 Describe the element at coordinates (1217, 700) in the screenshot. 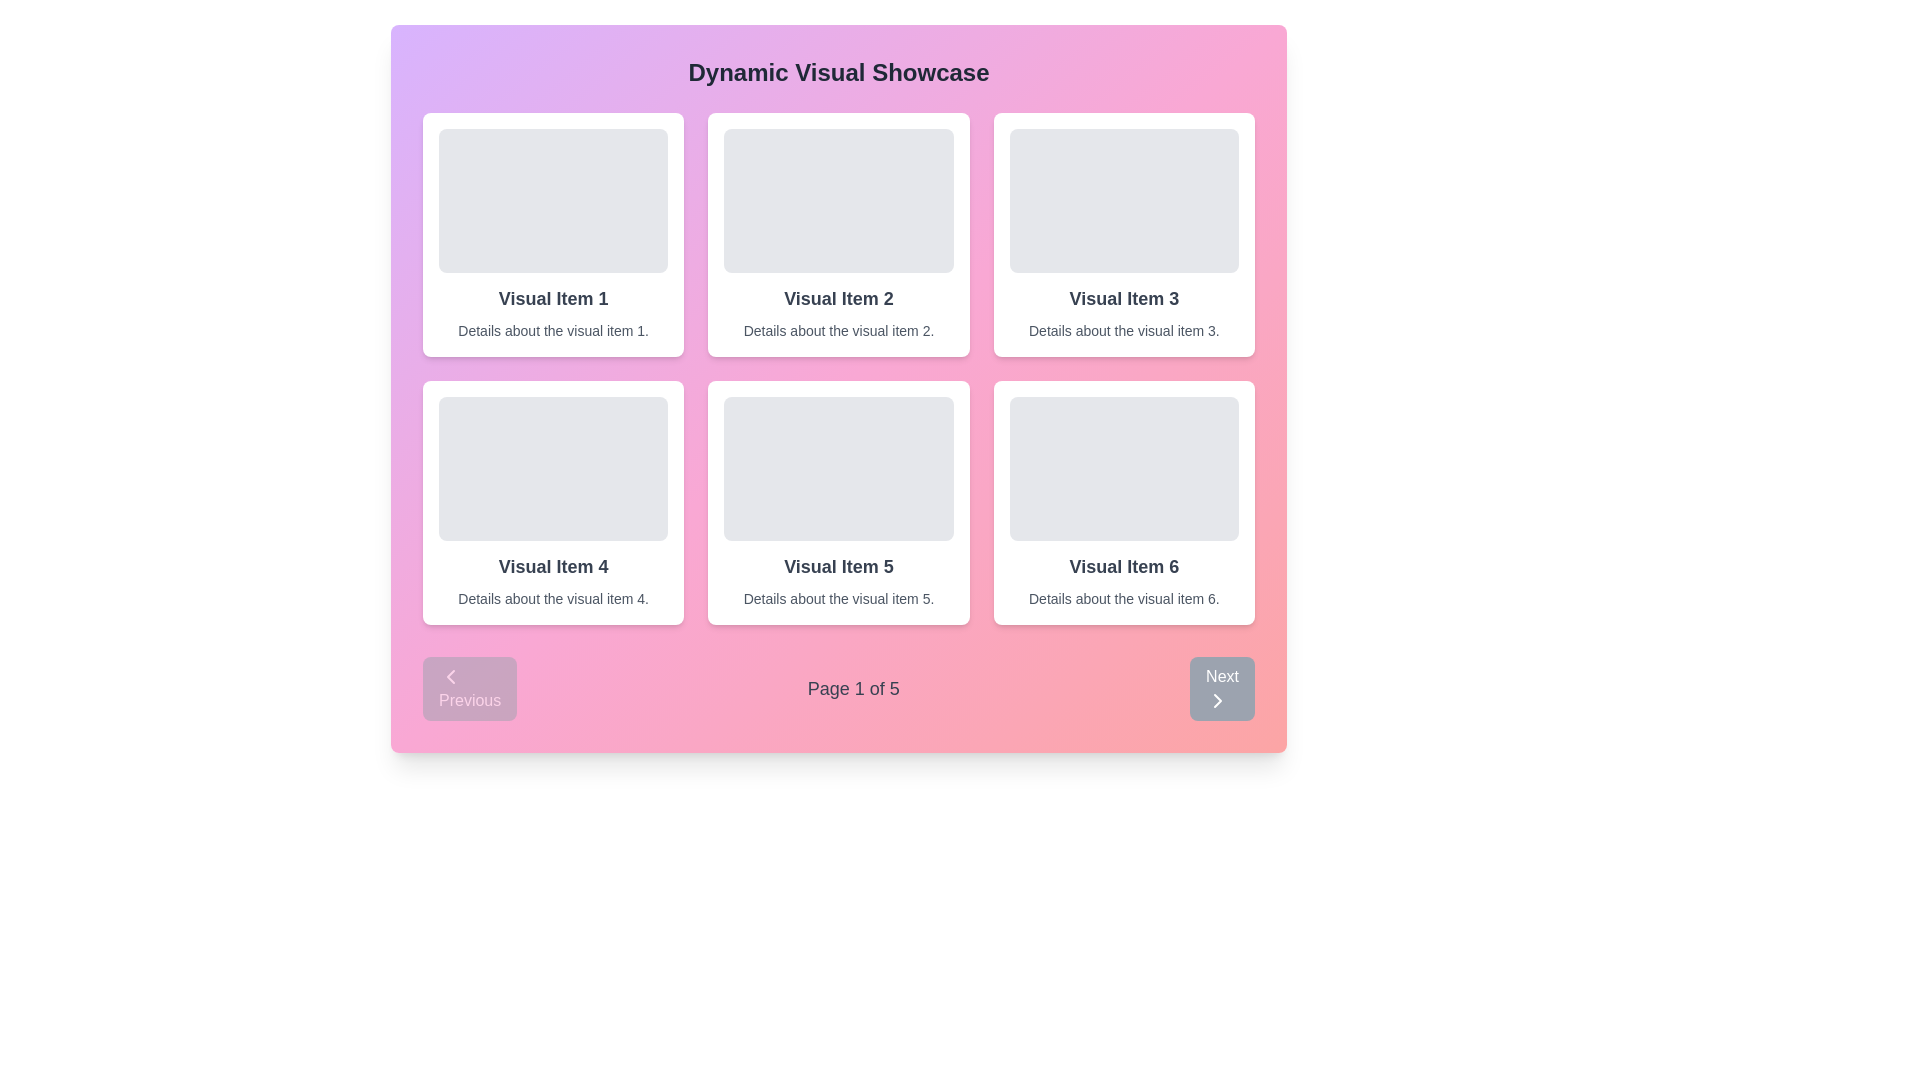

I see `the right-pointing chevron icon within the 'Next' button located in the bottom-right corner of the interface` at that location.